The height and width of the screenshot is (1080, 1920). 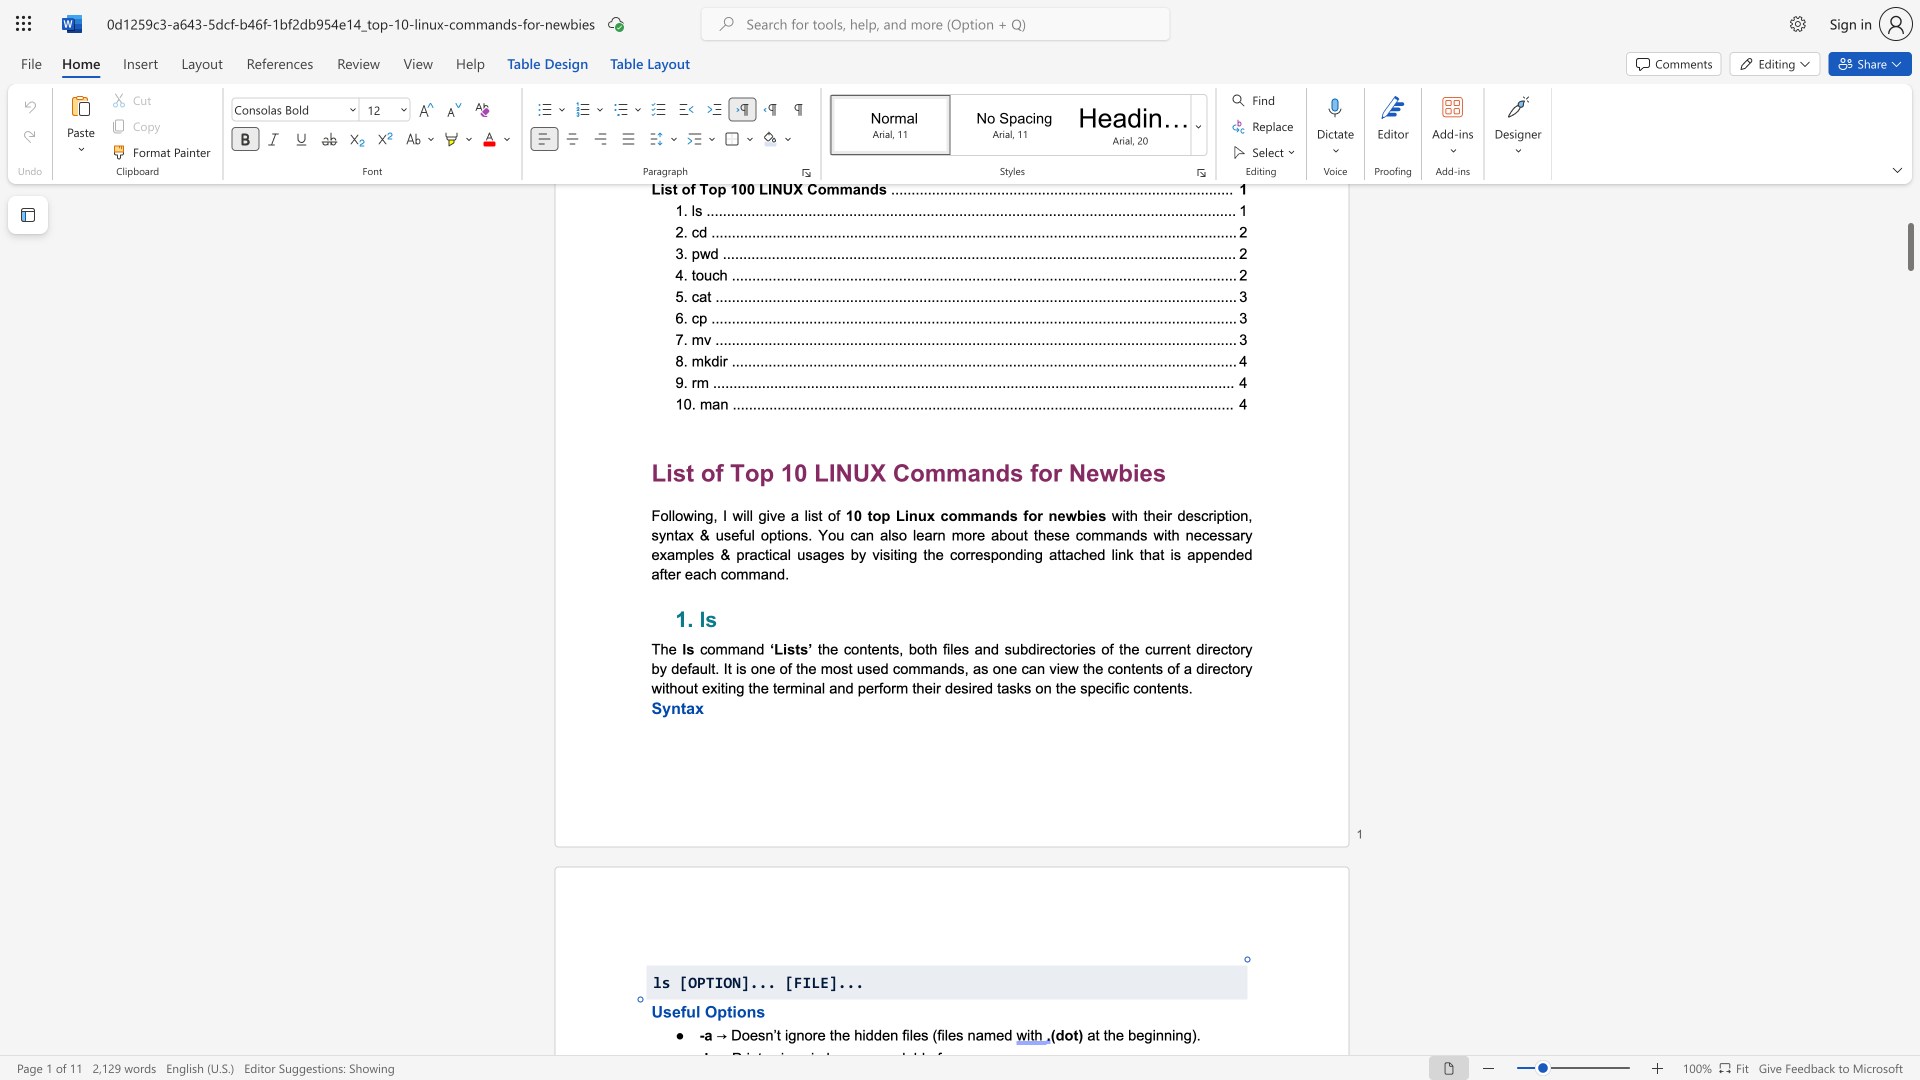 I want to click on the 1th character "U" in the text, so click(x=657, y=1011).